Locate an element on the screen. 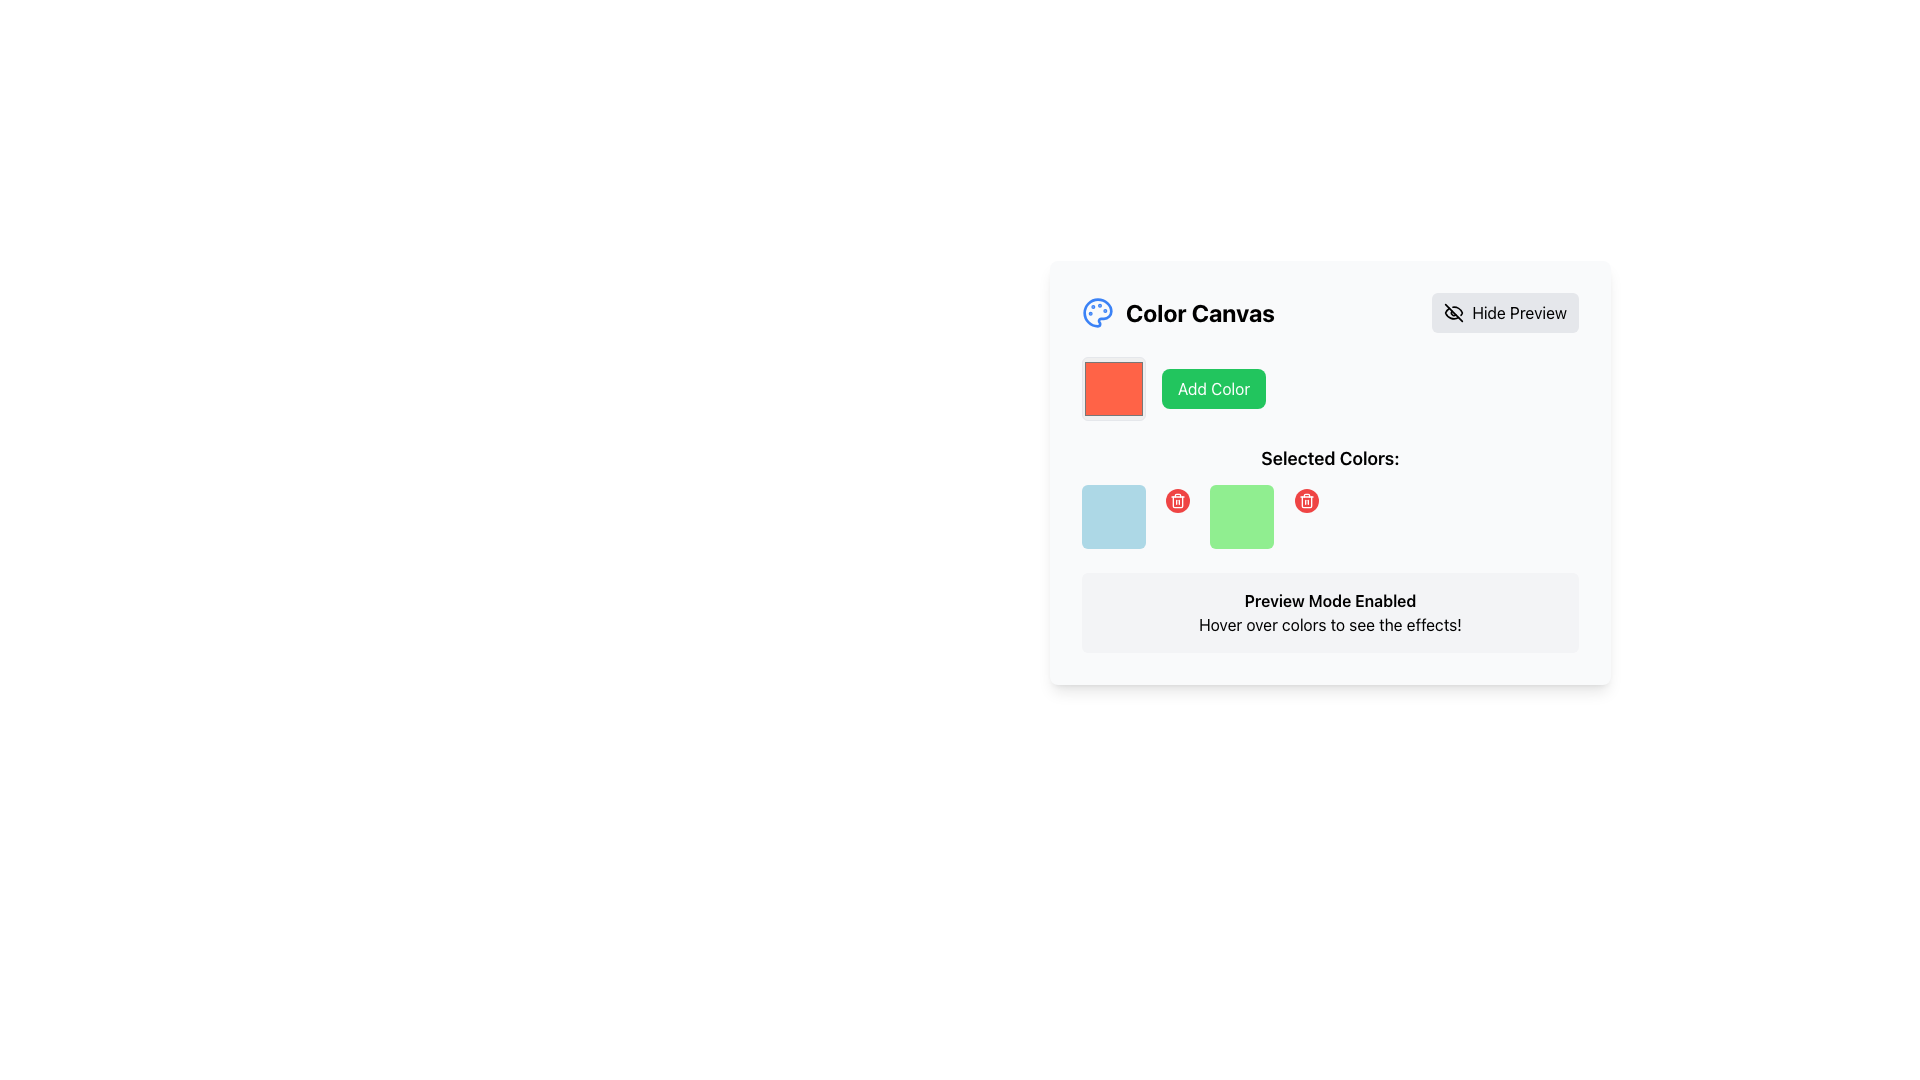 This screenshot has height=1080, width=1920. the leftmost color swatch in the 'Selected Colors' section is located at coordinates (1112, 515).